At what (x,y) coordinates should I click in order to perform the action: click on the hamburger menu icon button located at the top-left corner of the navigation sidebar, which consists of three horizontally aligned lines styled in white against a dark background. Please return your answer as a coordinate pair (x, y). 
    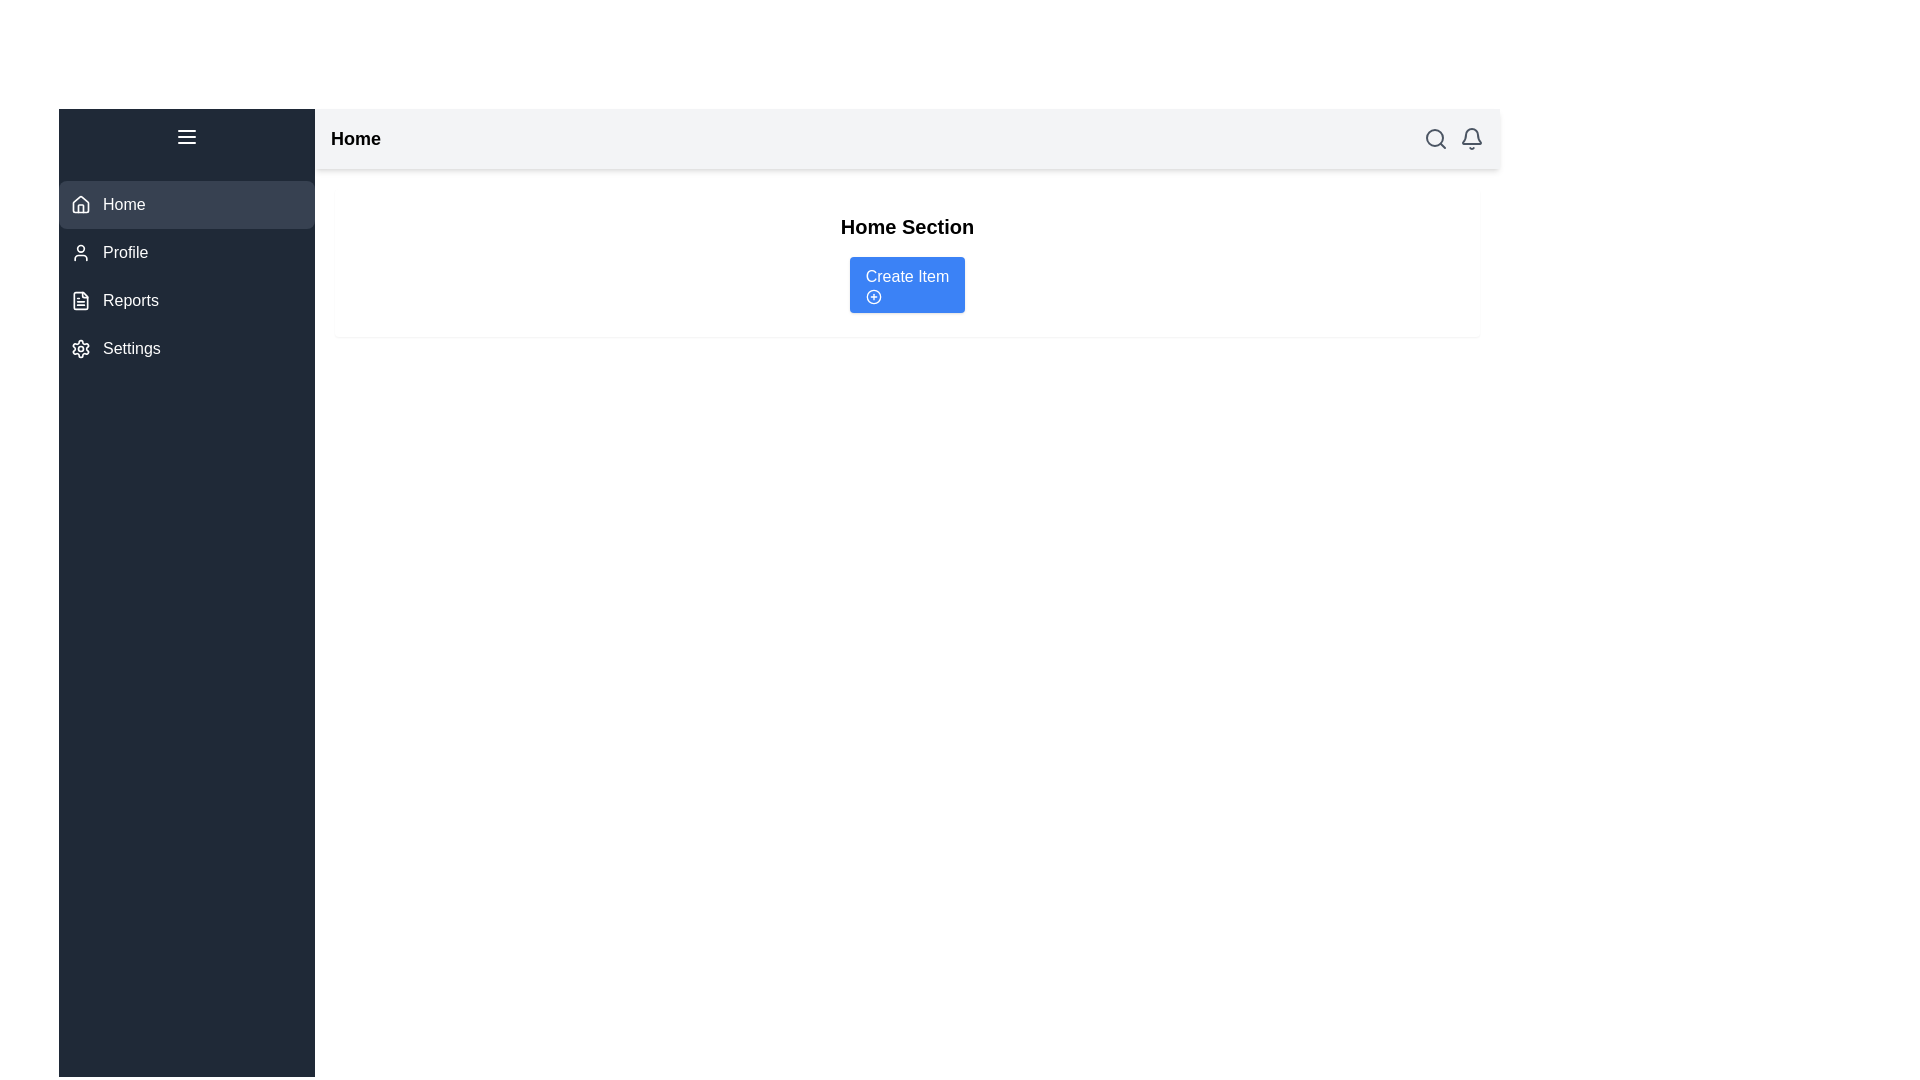
    Looking at the image, I should click on (187, 136).